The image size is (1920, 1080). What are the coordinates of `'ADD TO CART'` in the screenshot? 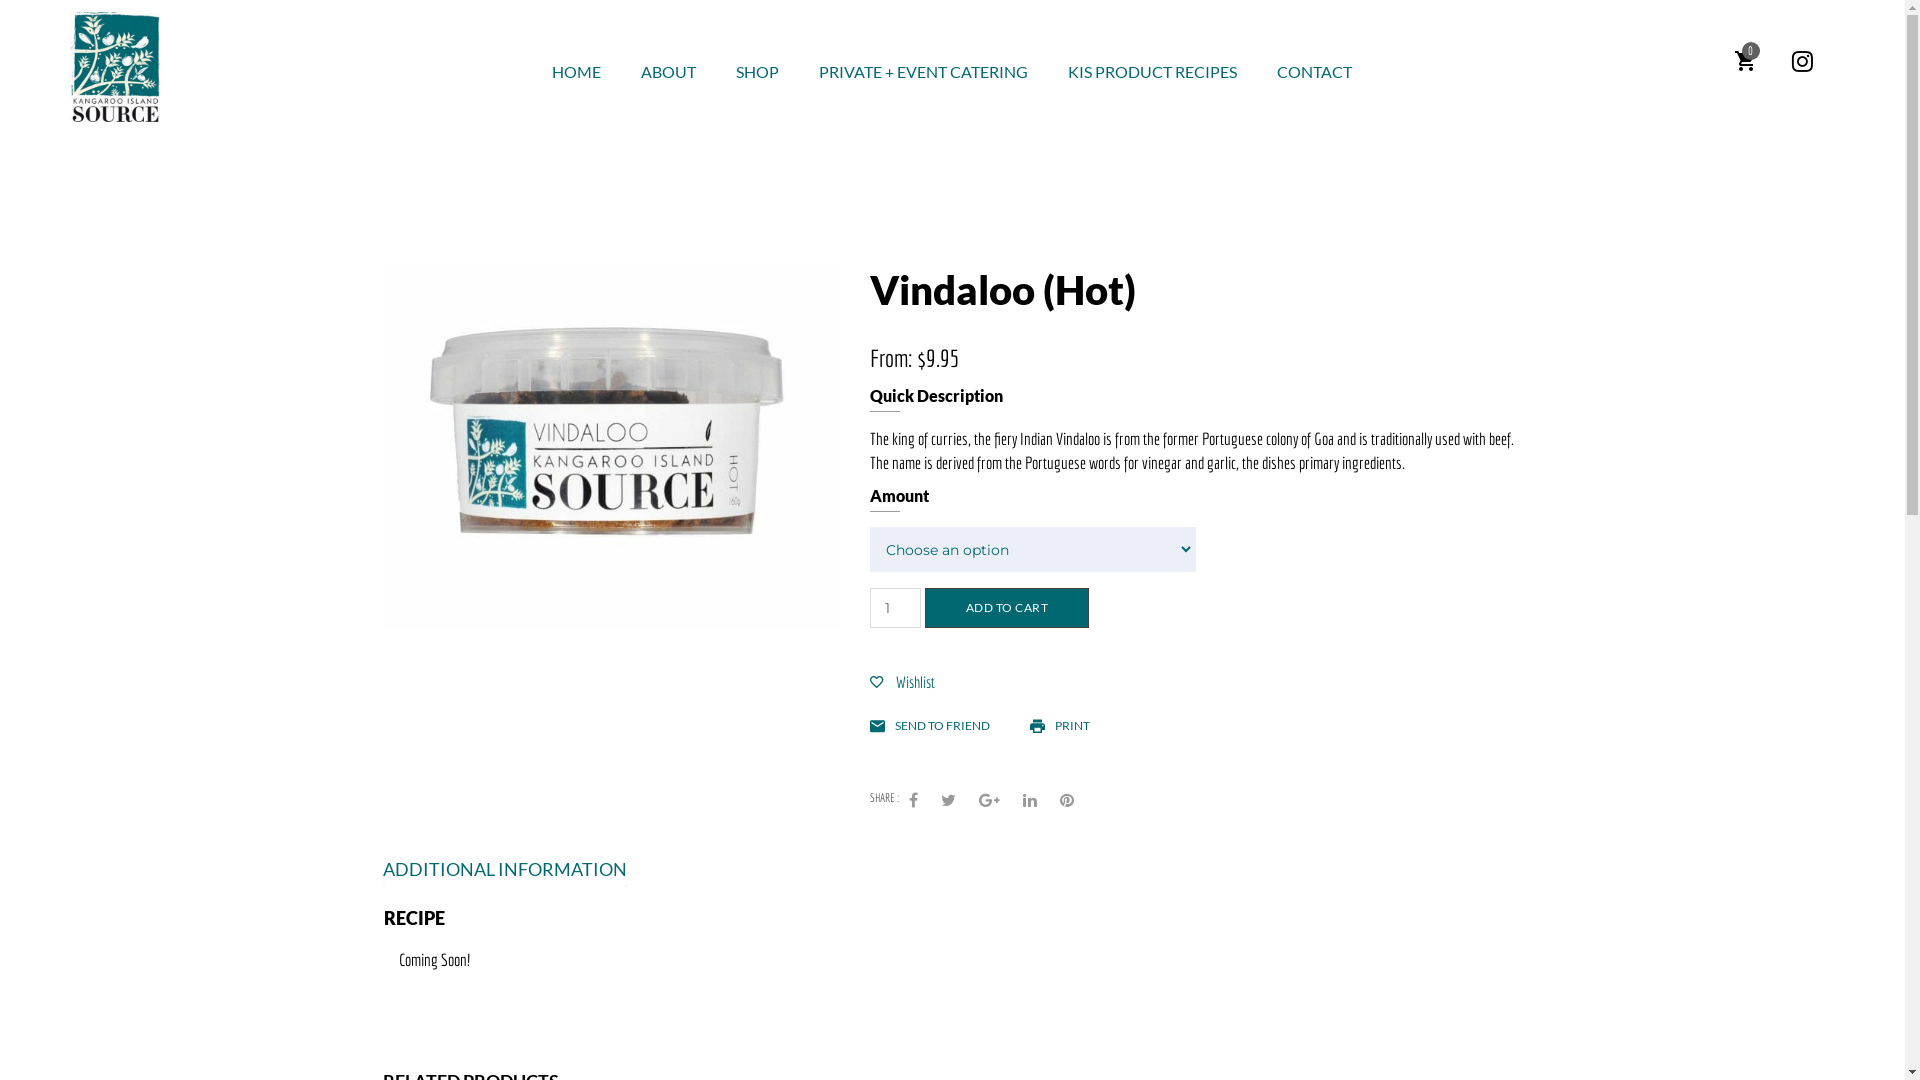 It's located at (924, 607).